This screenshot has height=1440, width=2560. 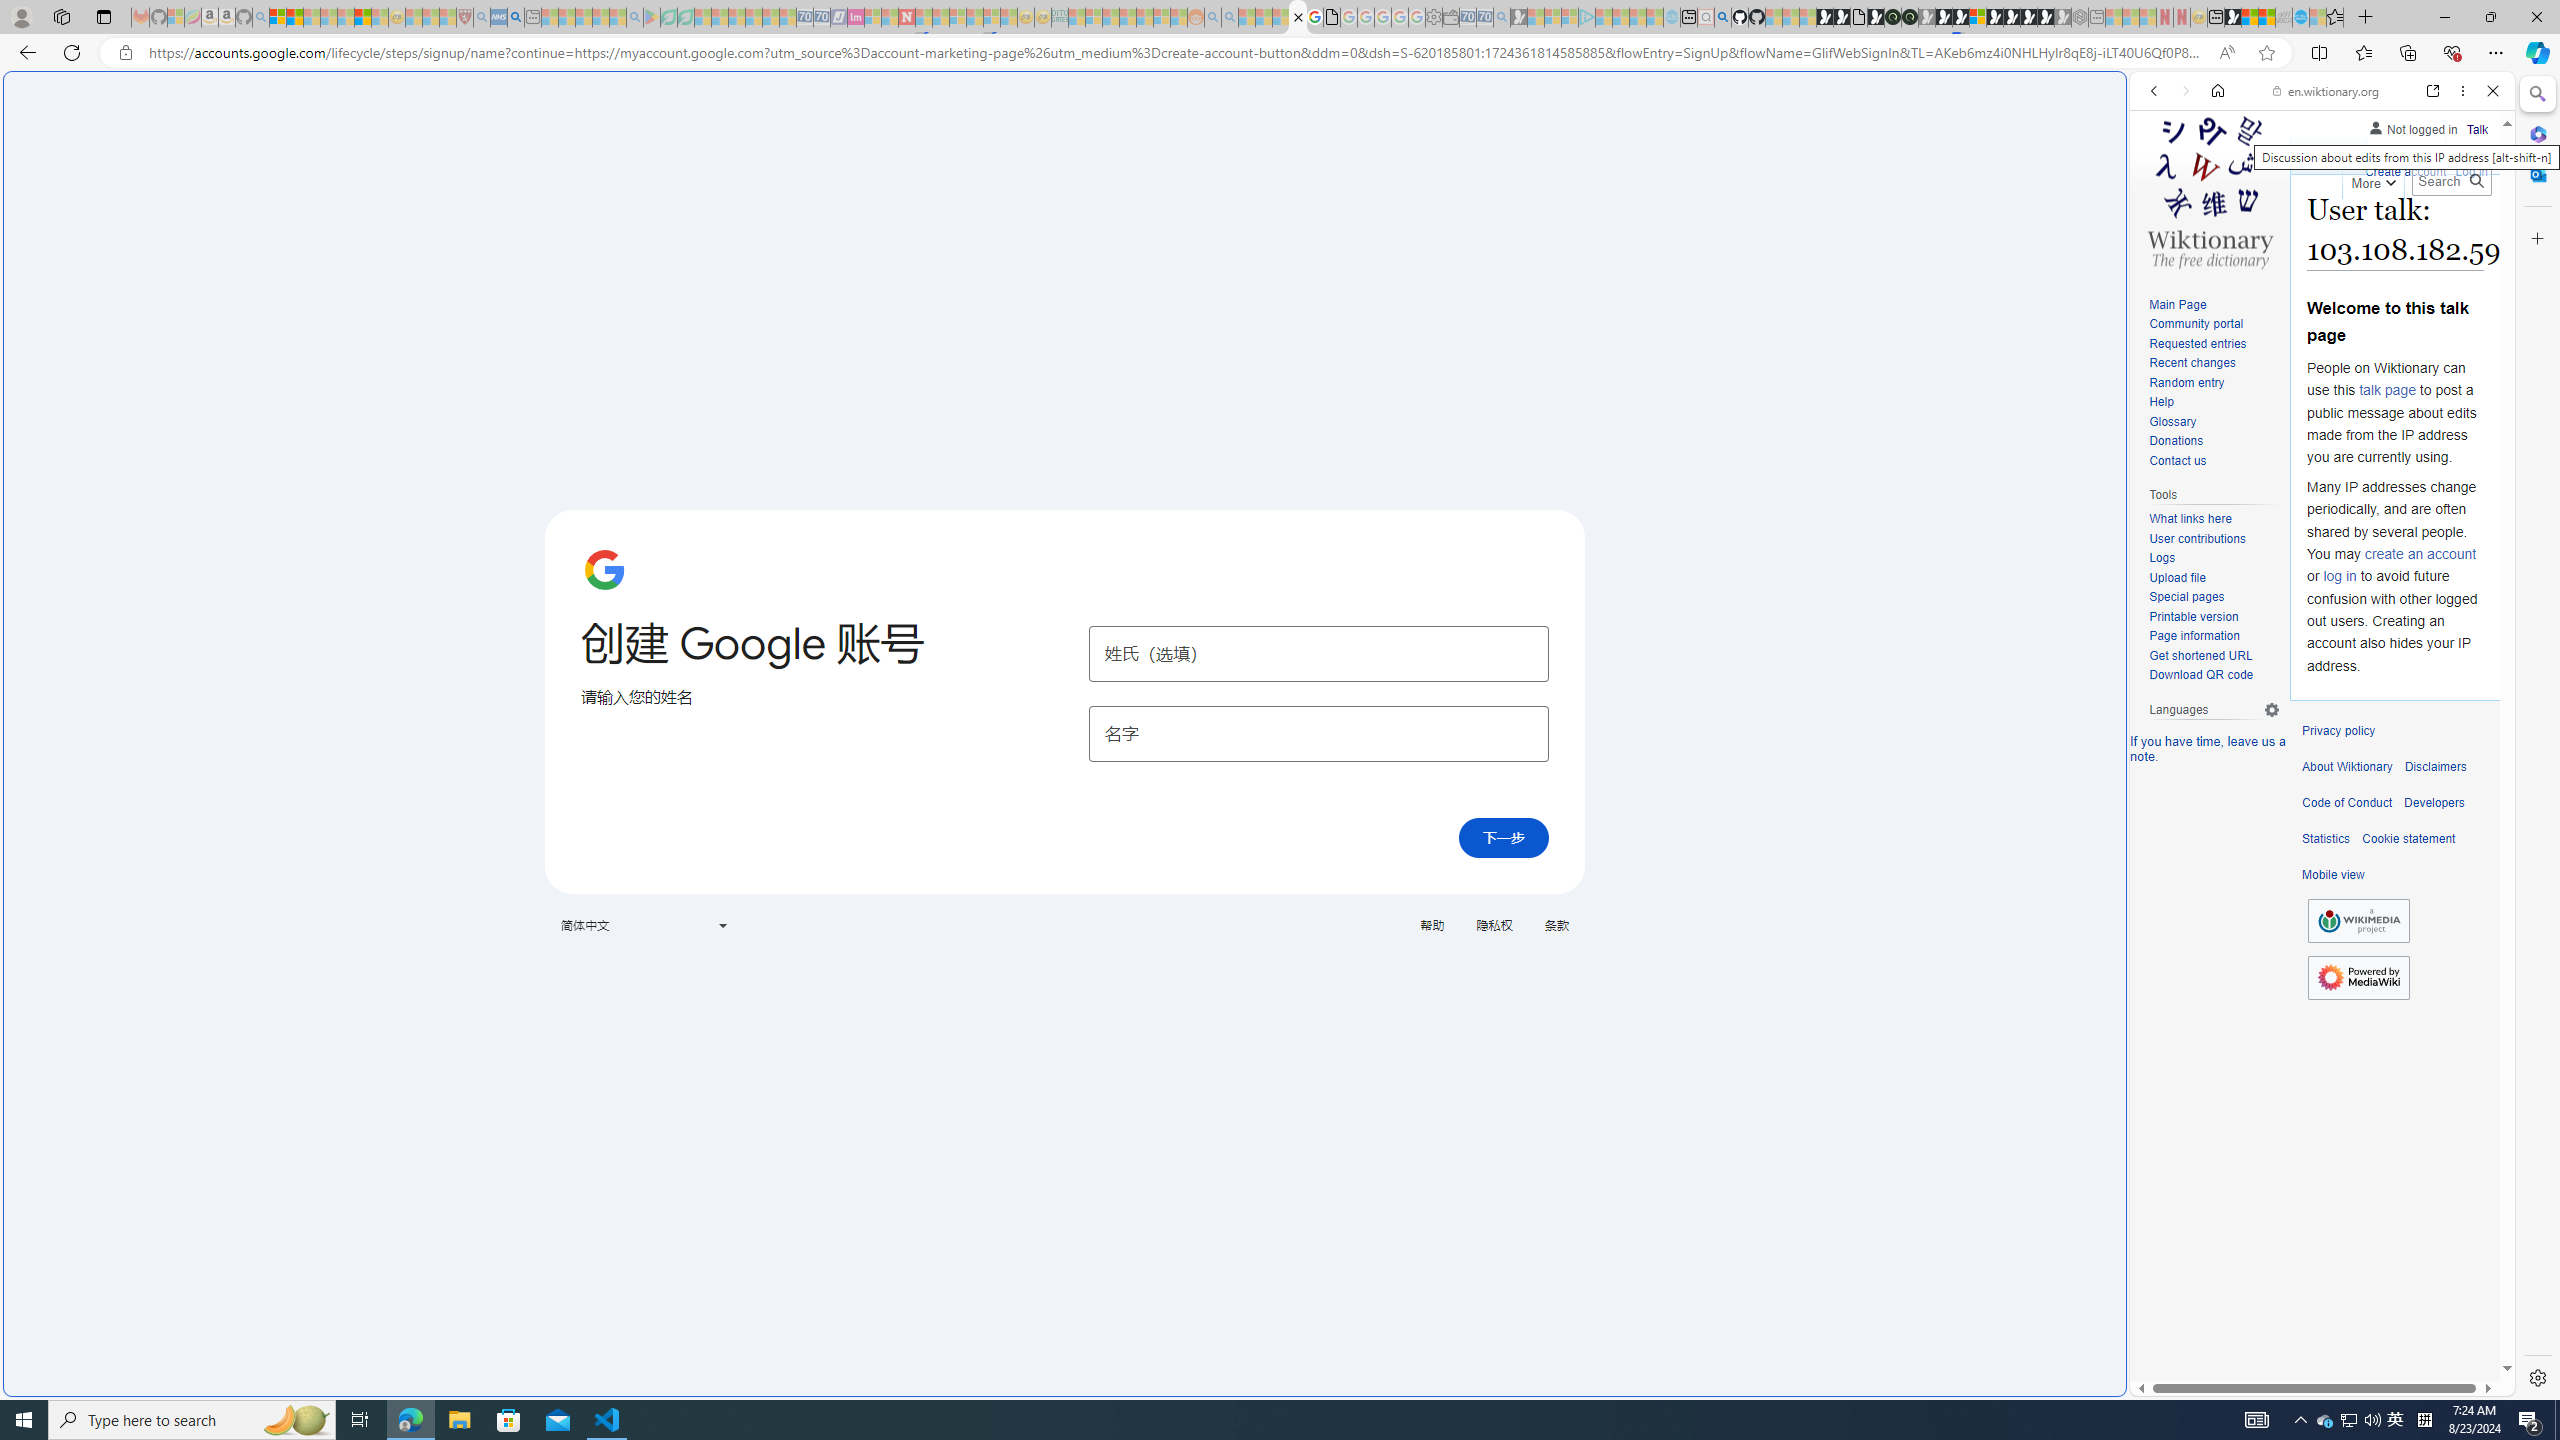 What do you see at coordinates (2213, 441) in the screenshot?
I see `'Donations'` at bounding box center [2213, 441].